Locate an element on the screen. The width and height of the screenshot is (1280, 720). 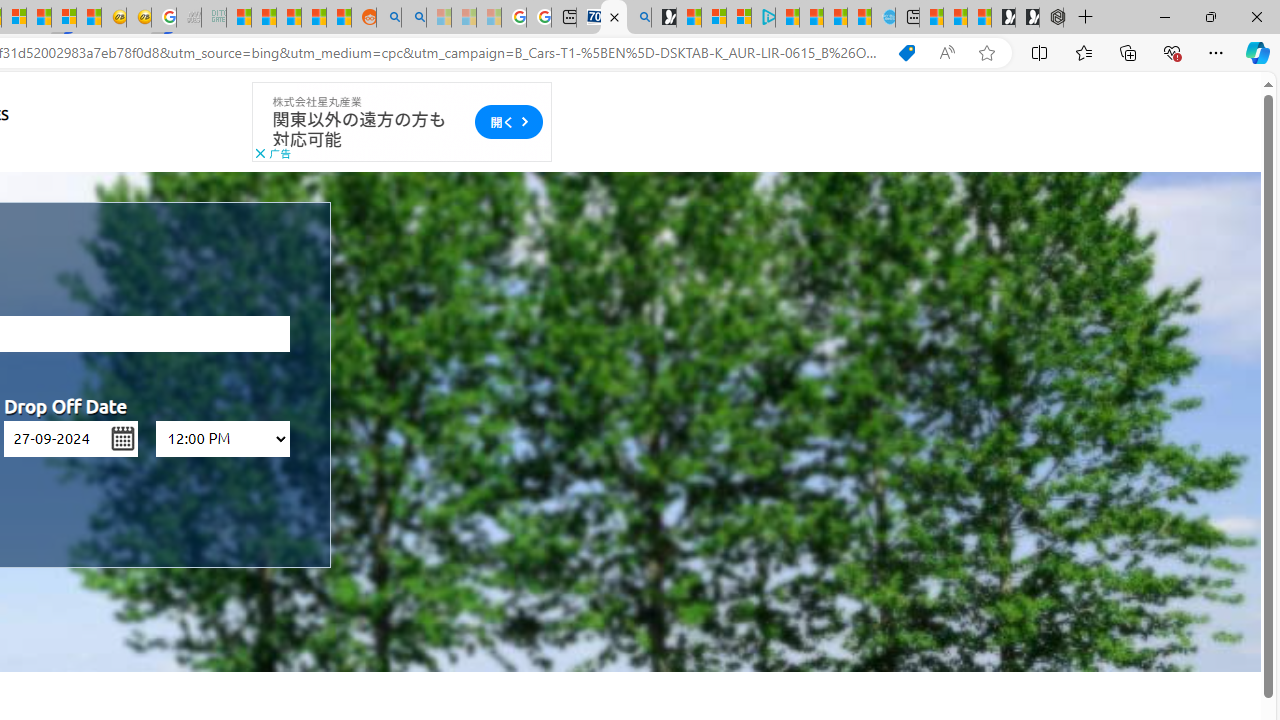
'Class: select-dropoff-time select_box' is located at coordinates (222, 437).